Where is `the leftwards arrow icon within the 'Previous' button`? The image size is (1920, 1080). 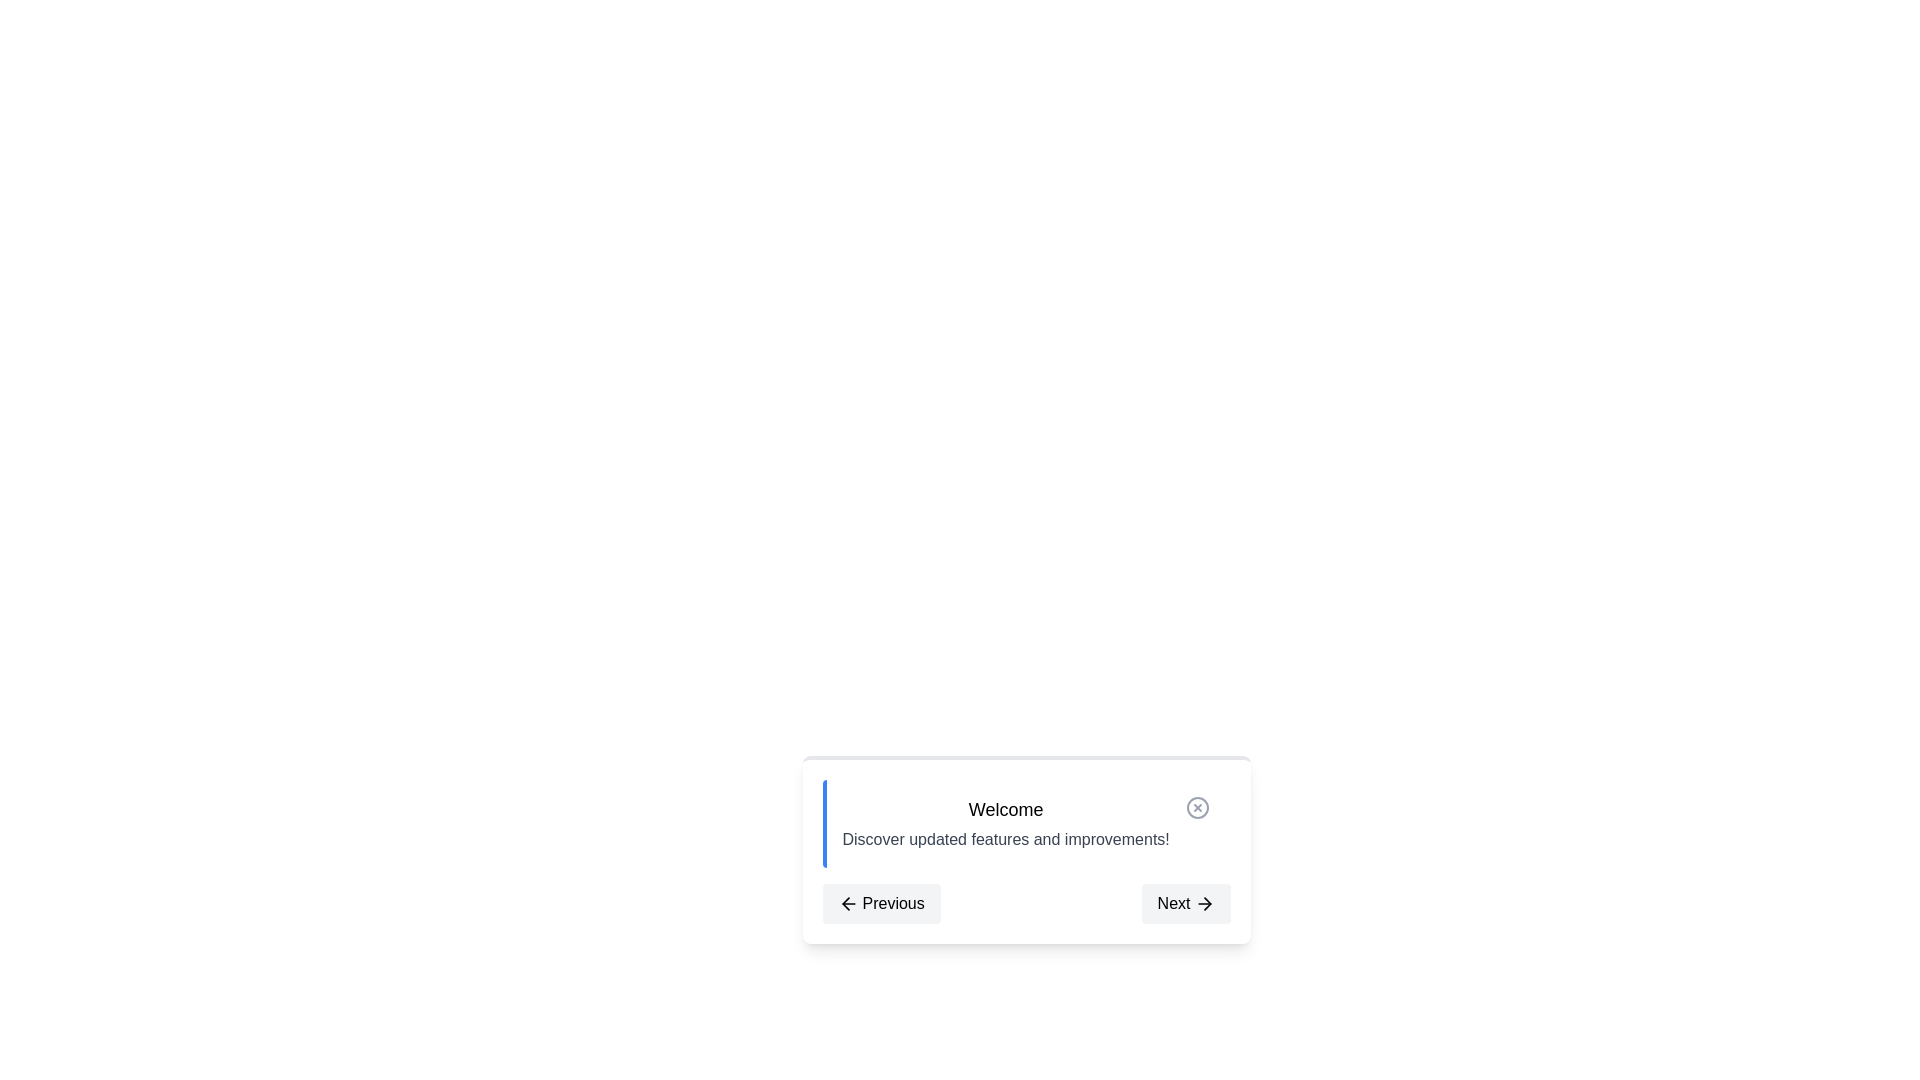 the leftwards arrow icon within the 'Previous' button is located at coordinates (848, 903).